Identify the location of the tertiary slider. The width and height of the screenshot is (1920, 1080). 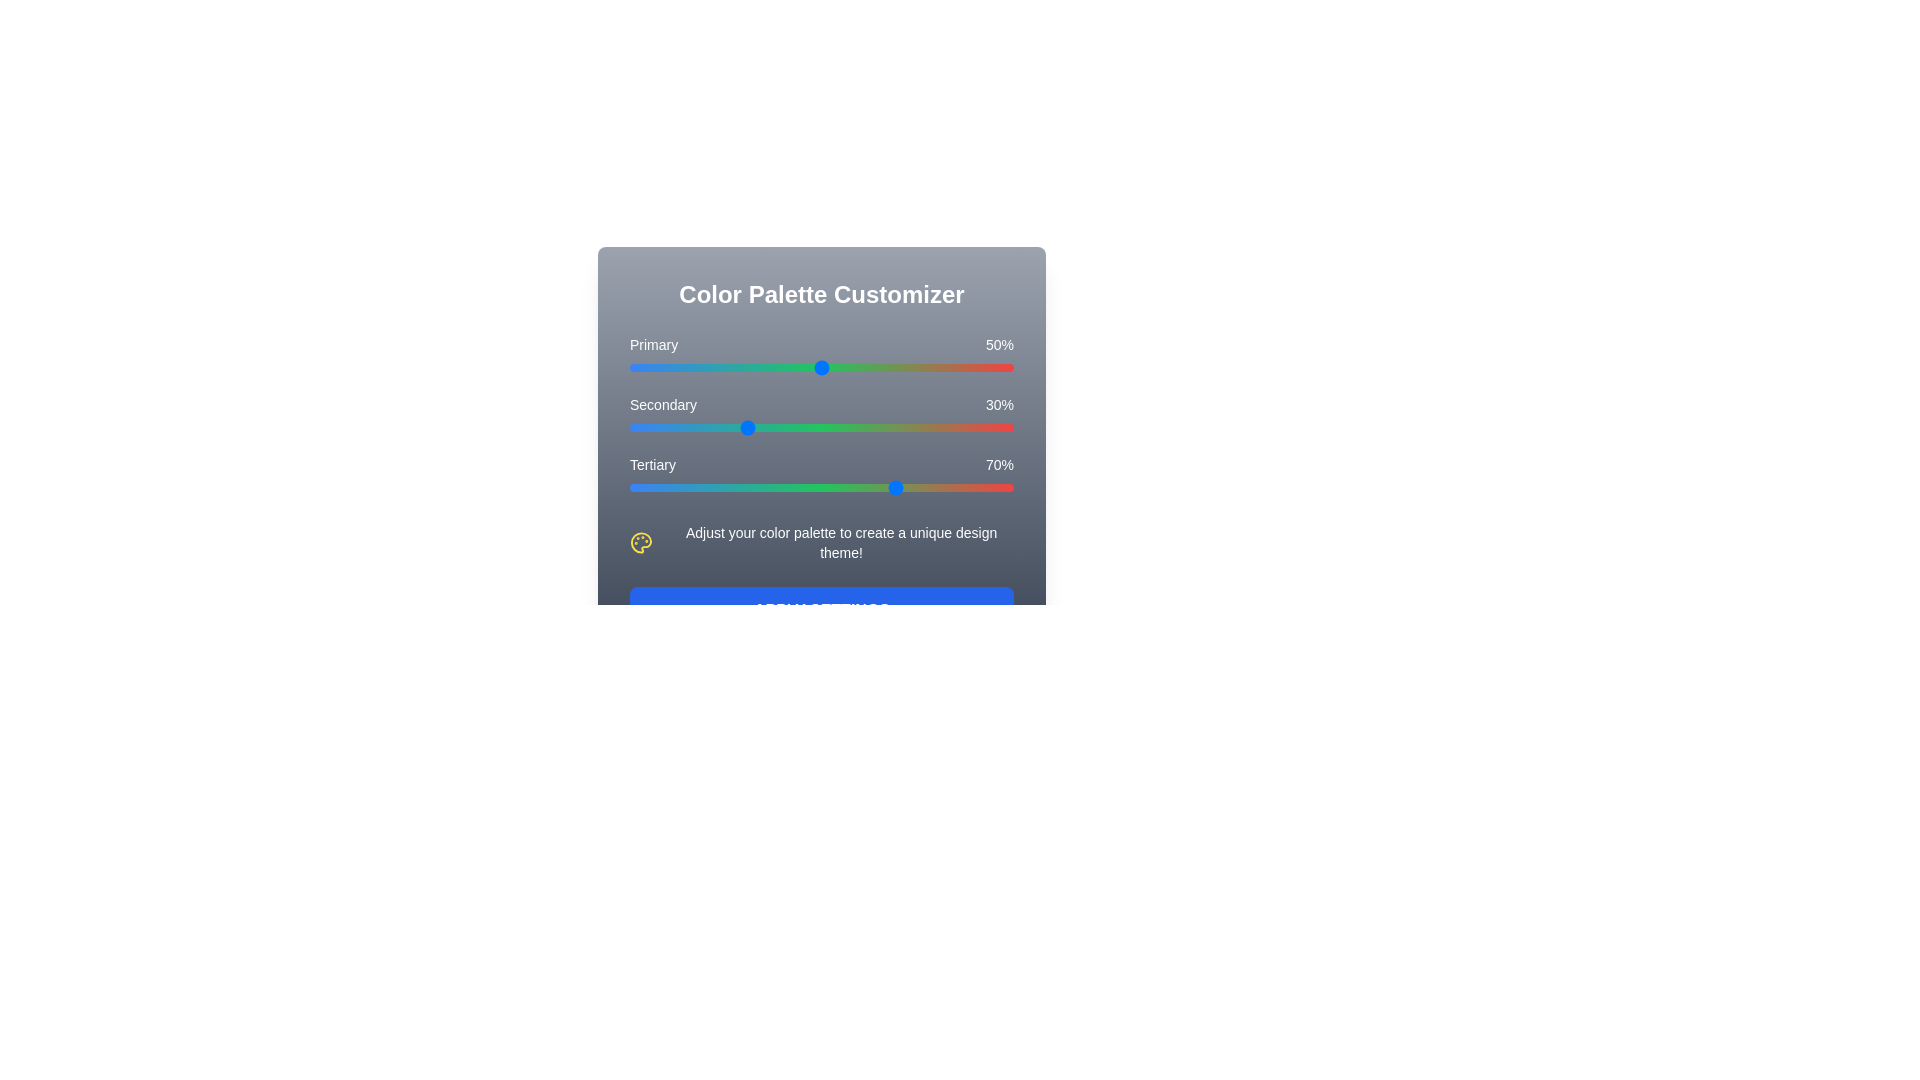
(724, 488).